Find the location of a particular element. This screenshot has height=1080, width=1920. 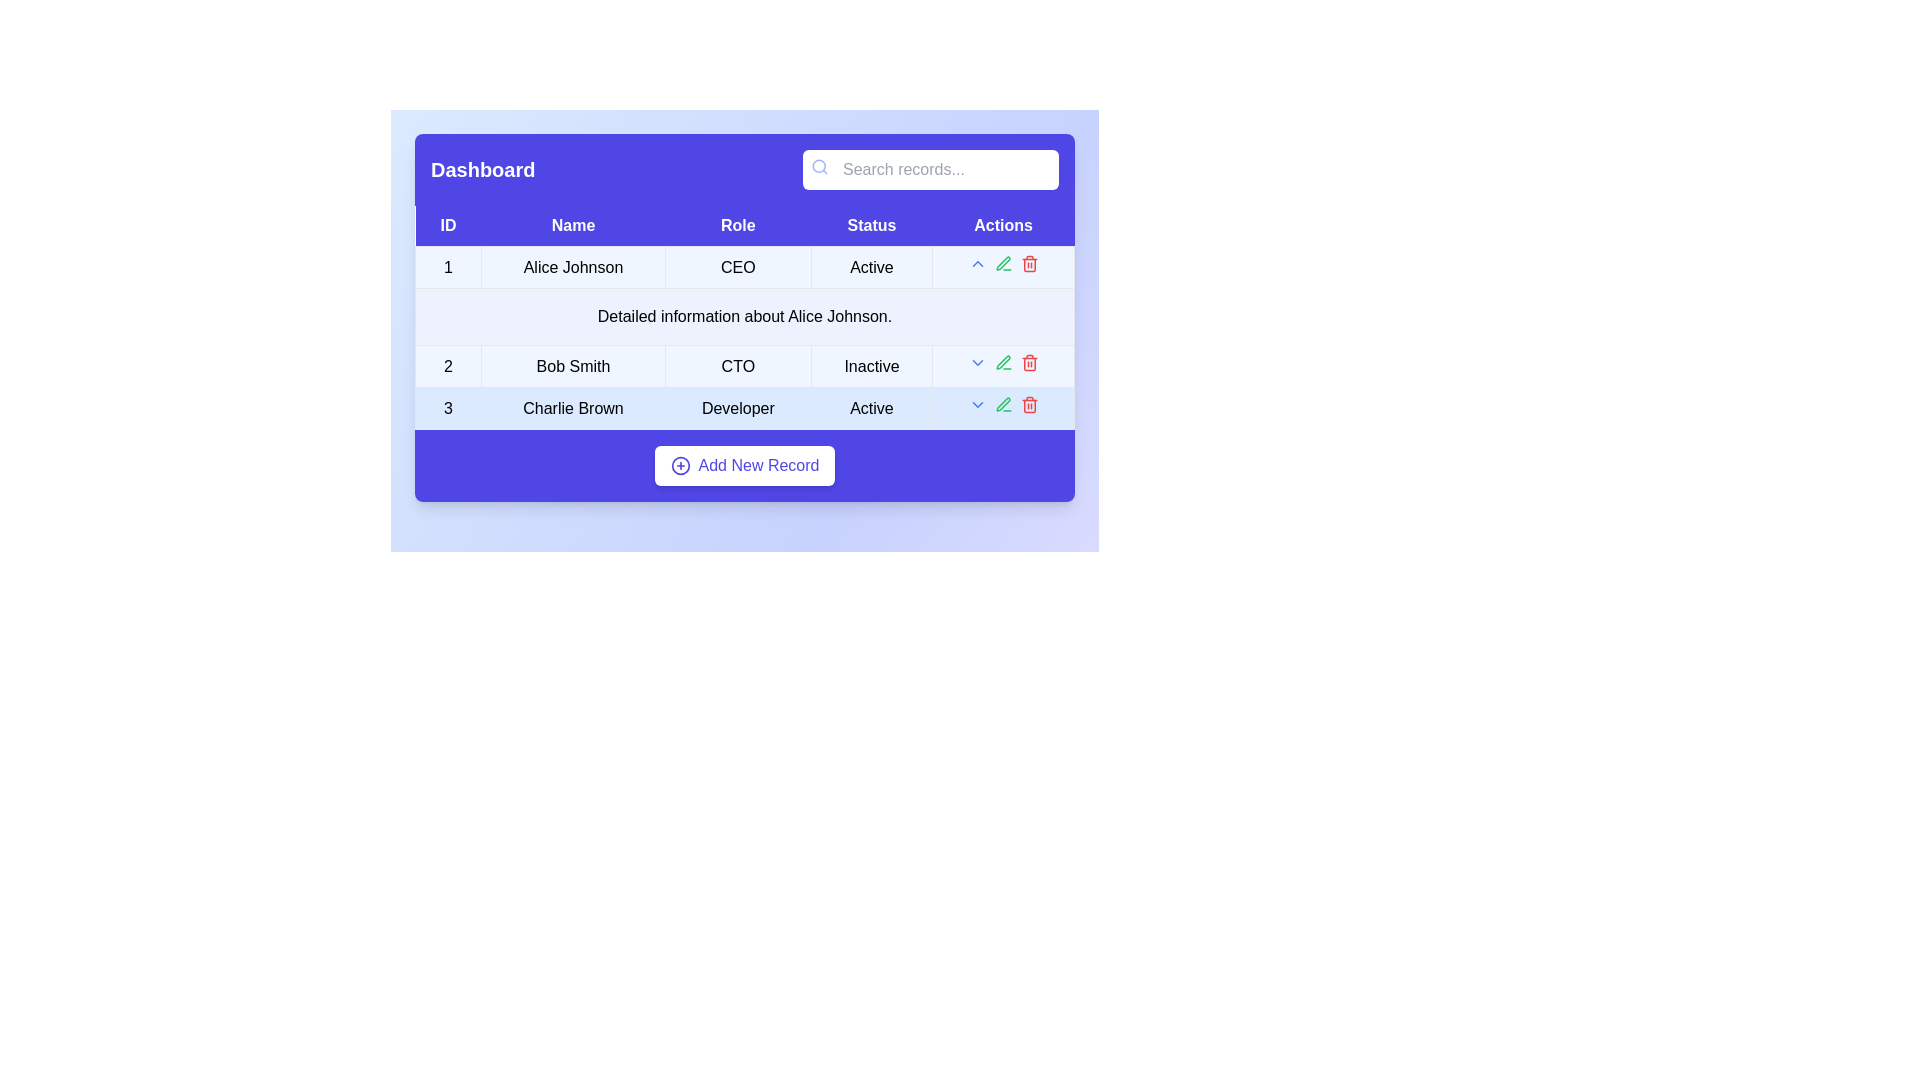

the text label that displays 'Name' in white font on a purple background, positioned between the 'ID' and 'Role' labels is located at coordinates (572, 225).